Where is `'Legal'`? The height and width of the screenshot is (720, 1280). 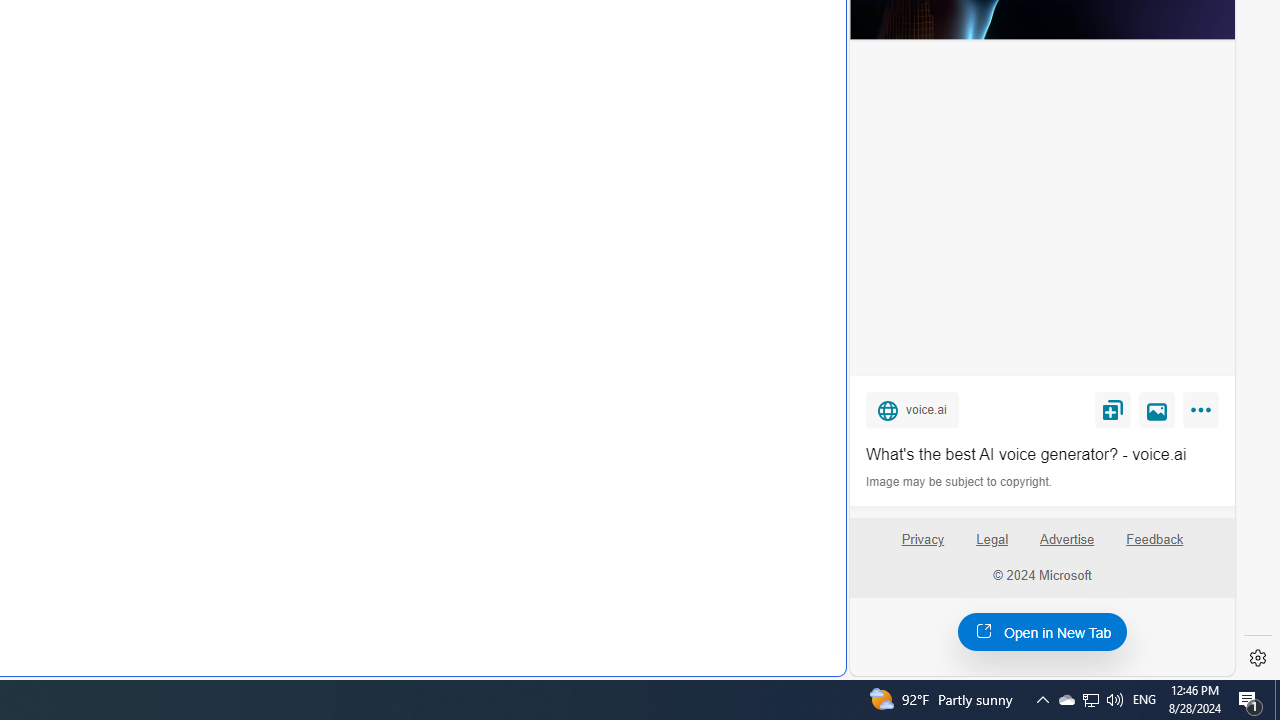
'Legal' is located at coordinates (992, 547).